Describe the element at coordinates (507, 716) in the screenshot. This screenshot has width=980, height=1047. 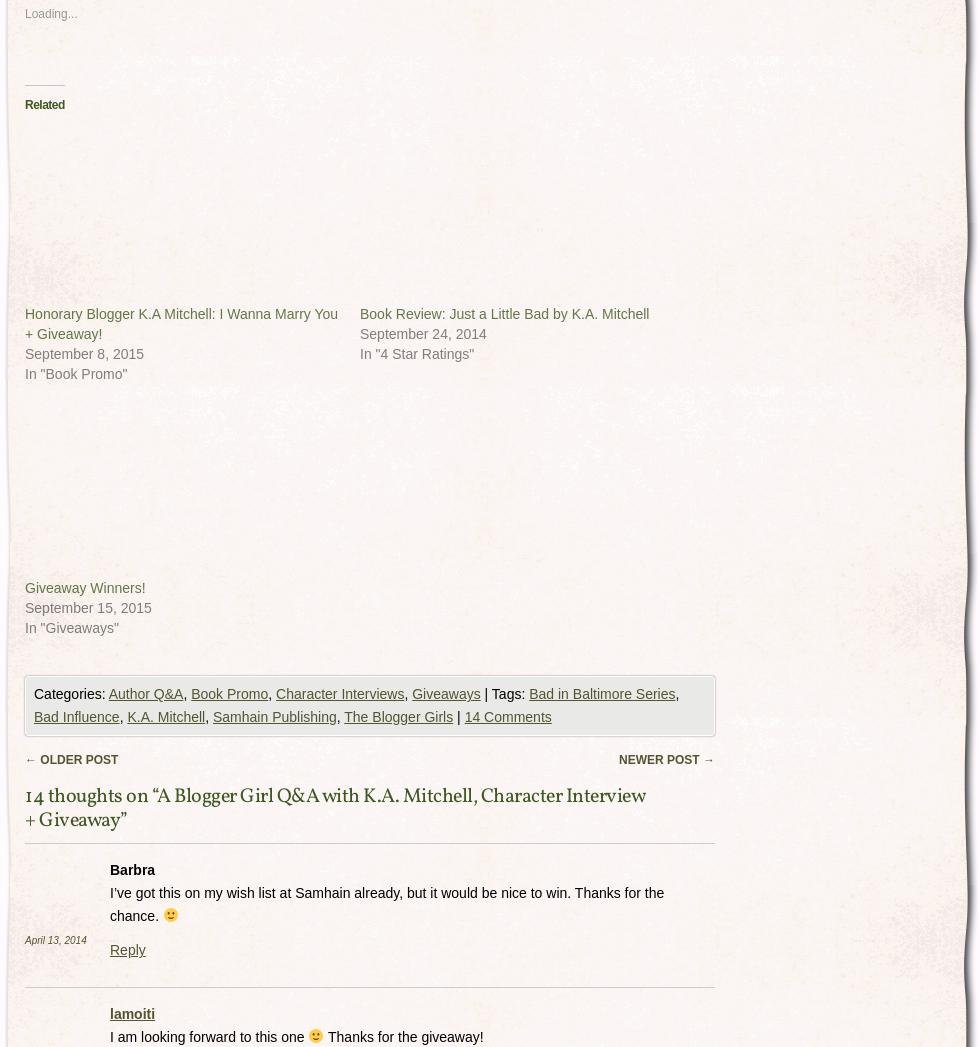
I see `'14 Comments'` at that location.